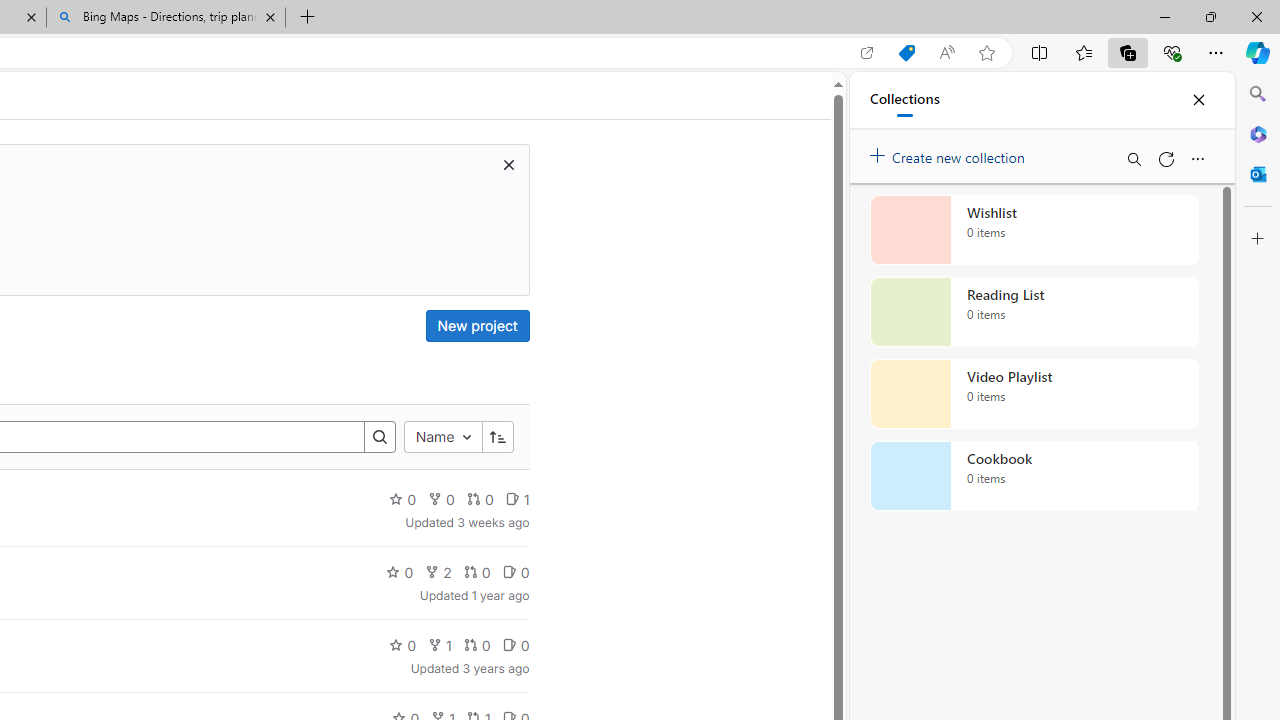 The width and height of the screenshot is (1280, 720). What do you see at coordinates (867, 52) in the screenshot?
I see `'Open in app'` at bounding box center [867, 52].